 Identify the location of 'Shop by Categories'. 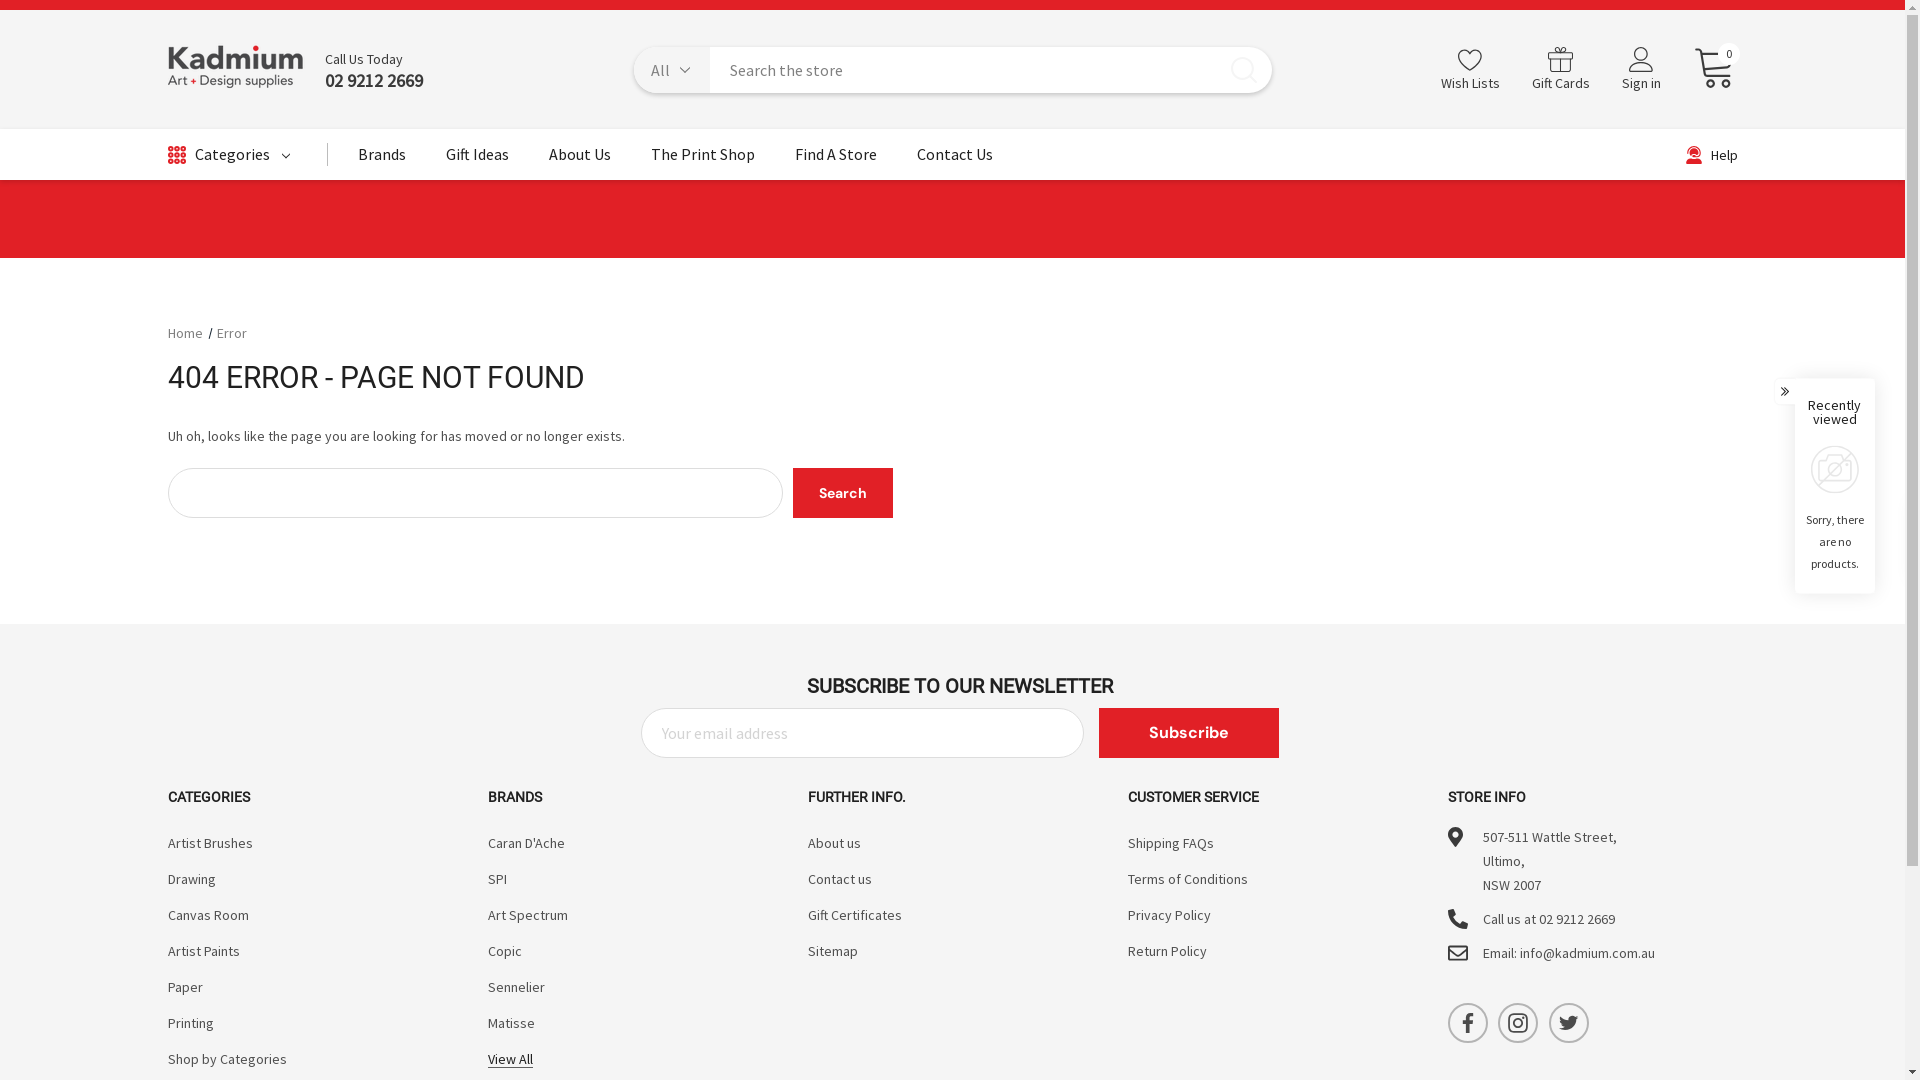
(227, 1058).